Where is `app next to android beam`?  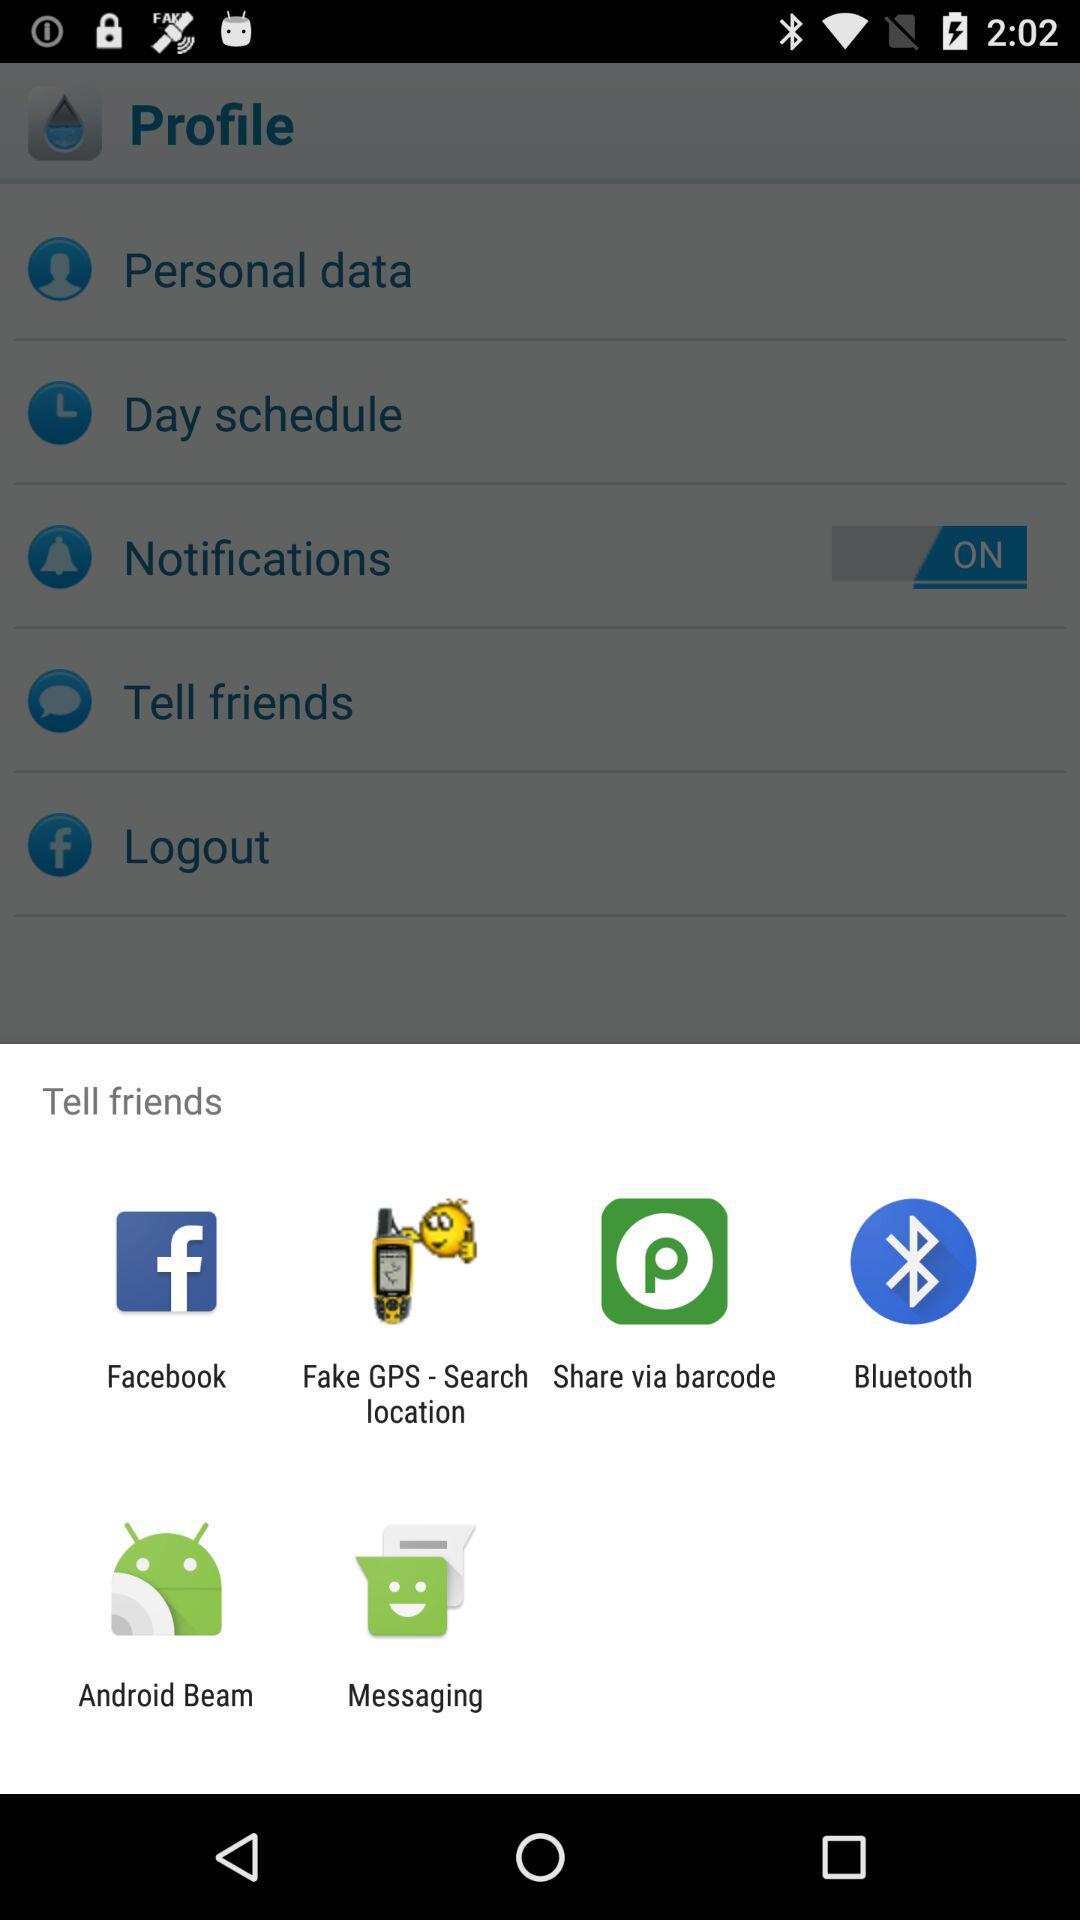
app next to android beam is located at coordinates (414, 1711).